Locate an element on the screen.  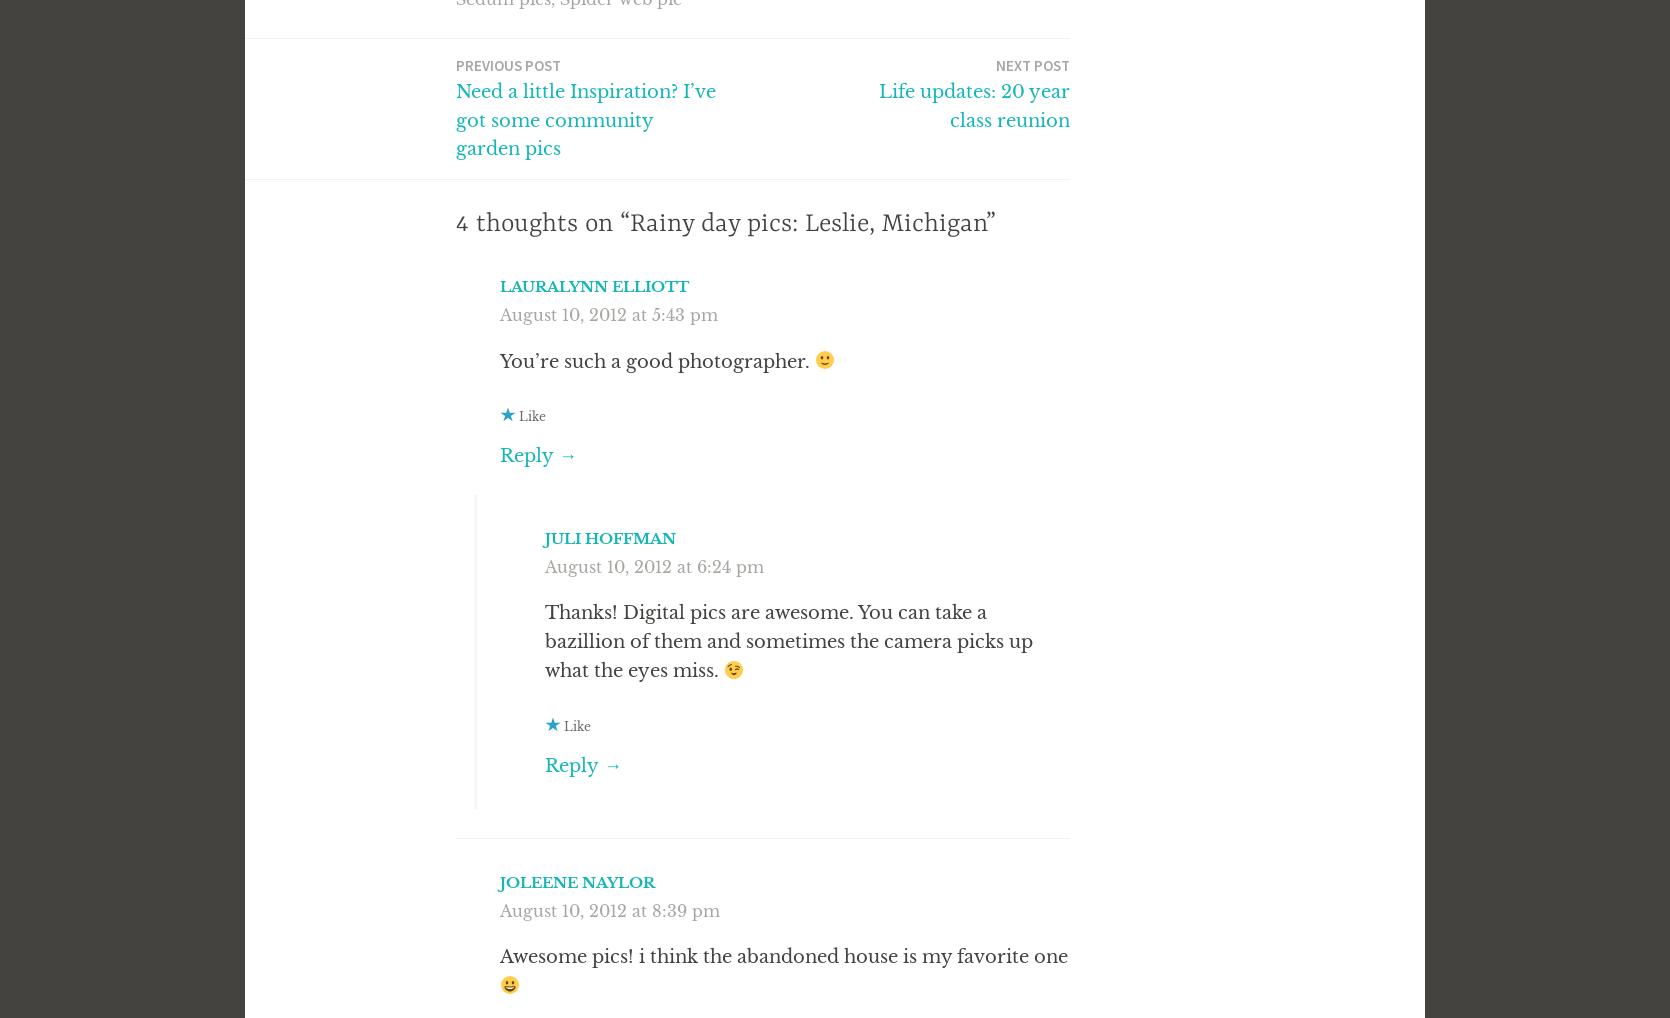
'August 10, 2012 at 8:39 pm' is located at coordinates (609, 909).